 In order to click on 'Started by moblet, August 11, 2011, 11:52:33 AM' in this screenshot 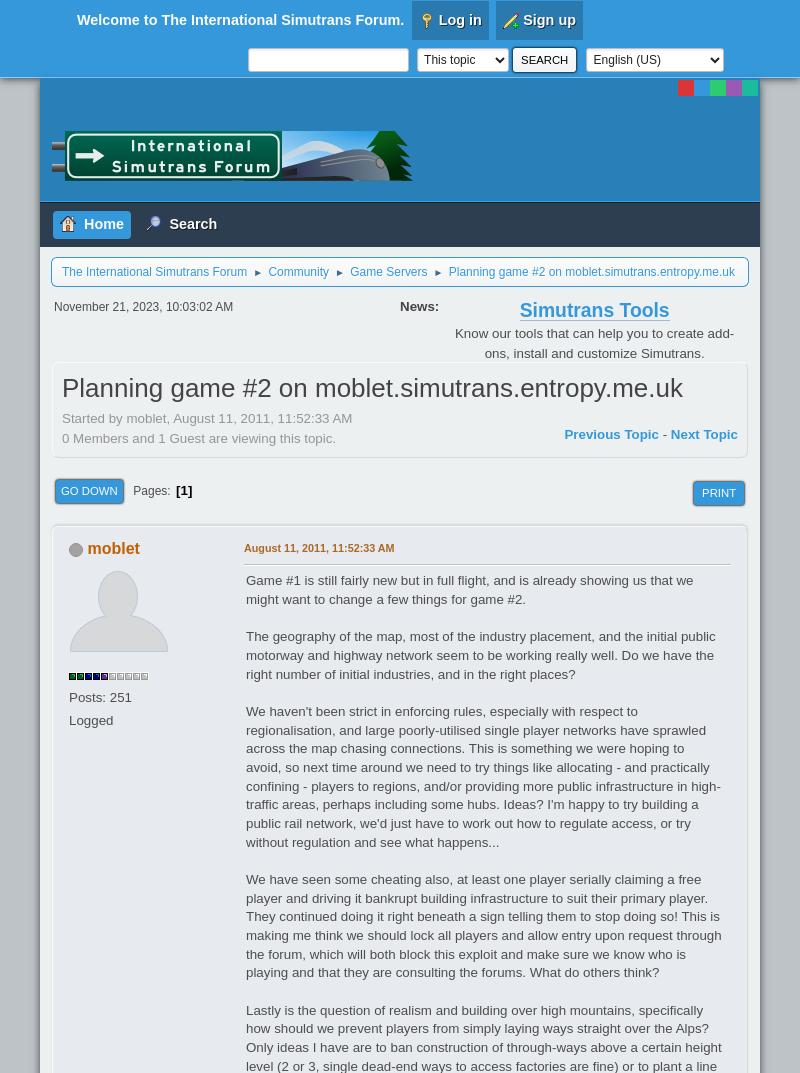, I will do `click(206, 416)`.